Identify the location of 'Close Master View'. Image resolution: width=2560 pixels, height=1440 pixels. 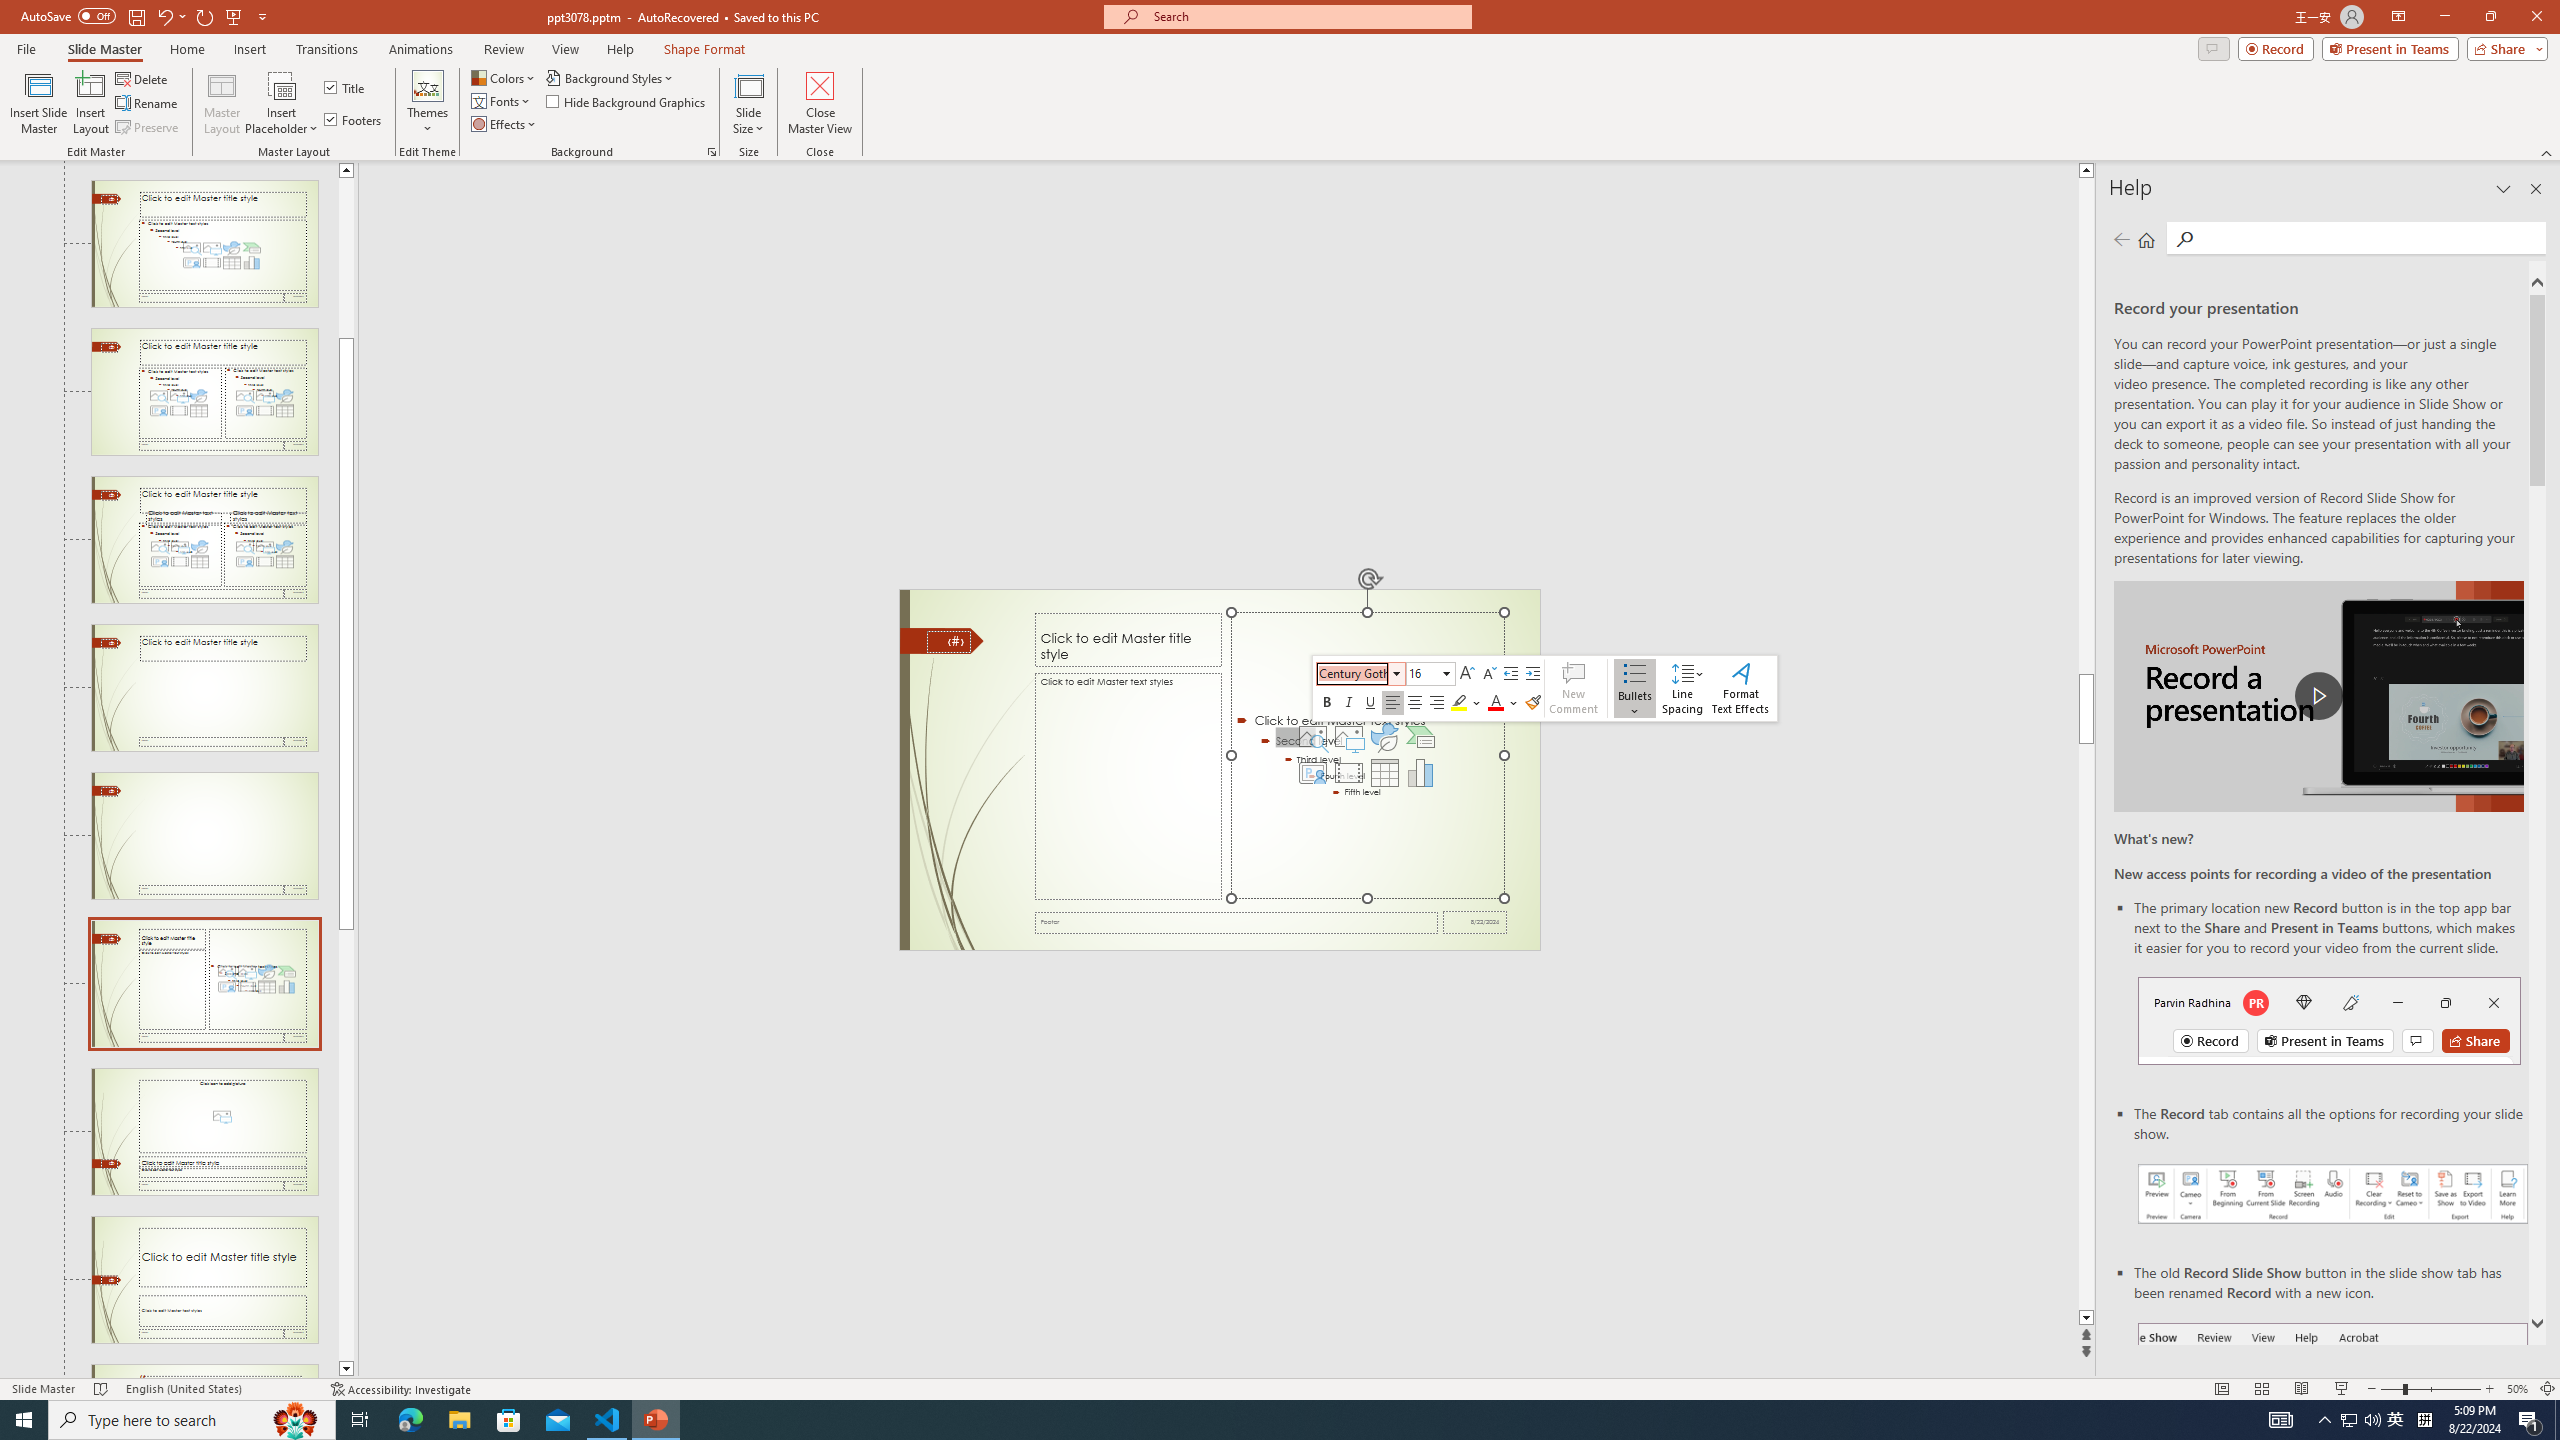
(819, 103).